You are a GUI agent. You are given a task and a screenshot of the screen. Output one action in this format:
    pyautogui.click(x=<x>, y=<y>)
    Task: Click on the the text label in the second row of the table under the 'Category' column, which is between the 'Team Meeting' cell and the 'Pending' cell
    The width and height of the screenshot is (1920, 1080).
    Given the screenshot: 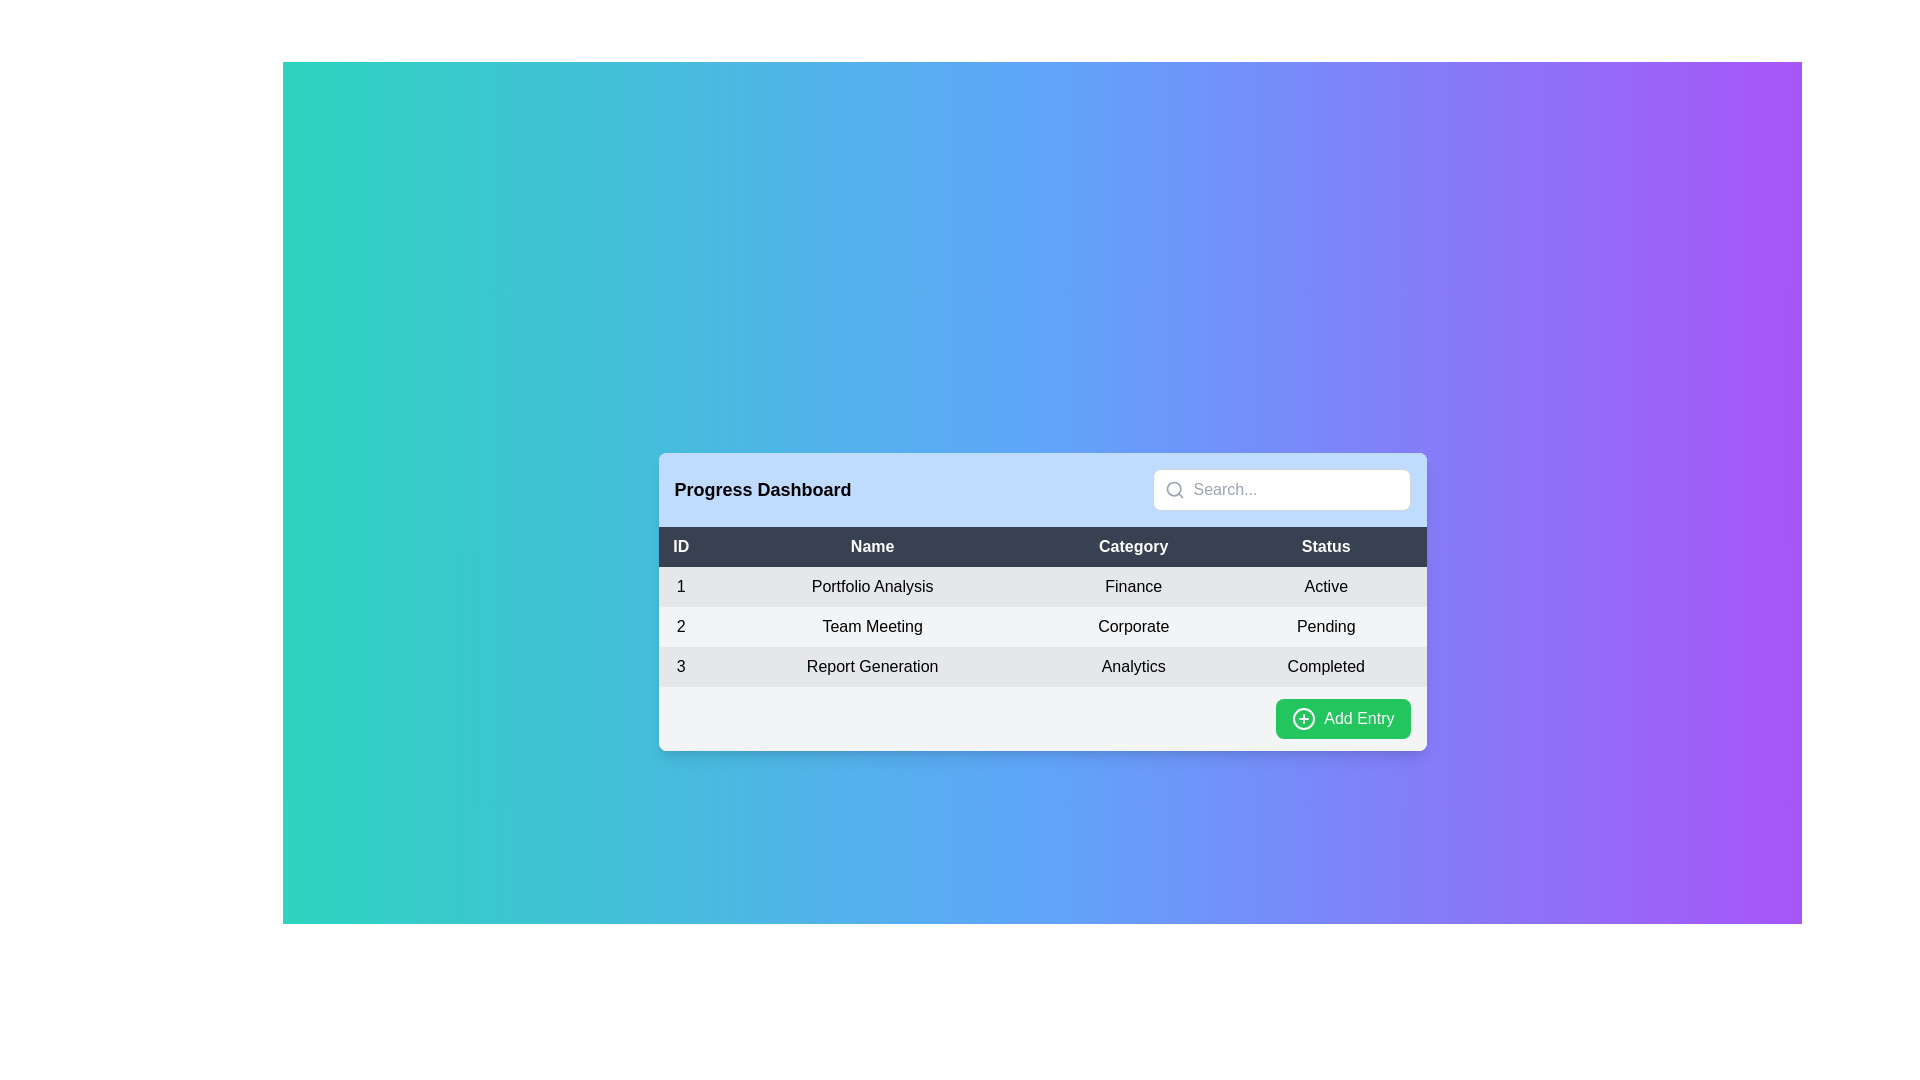 What is the action you would take?
    pyautogui.click(x=1133, y=626)
    